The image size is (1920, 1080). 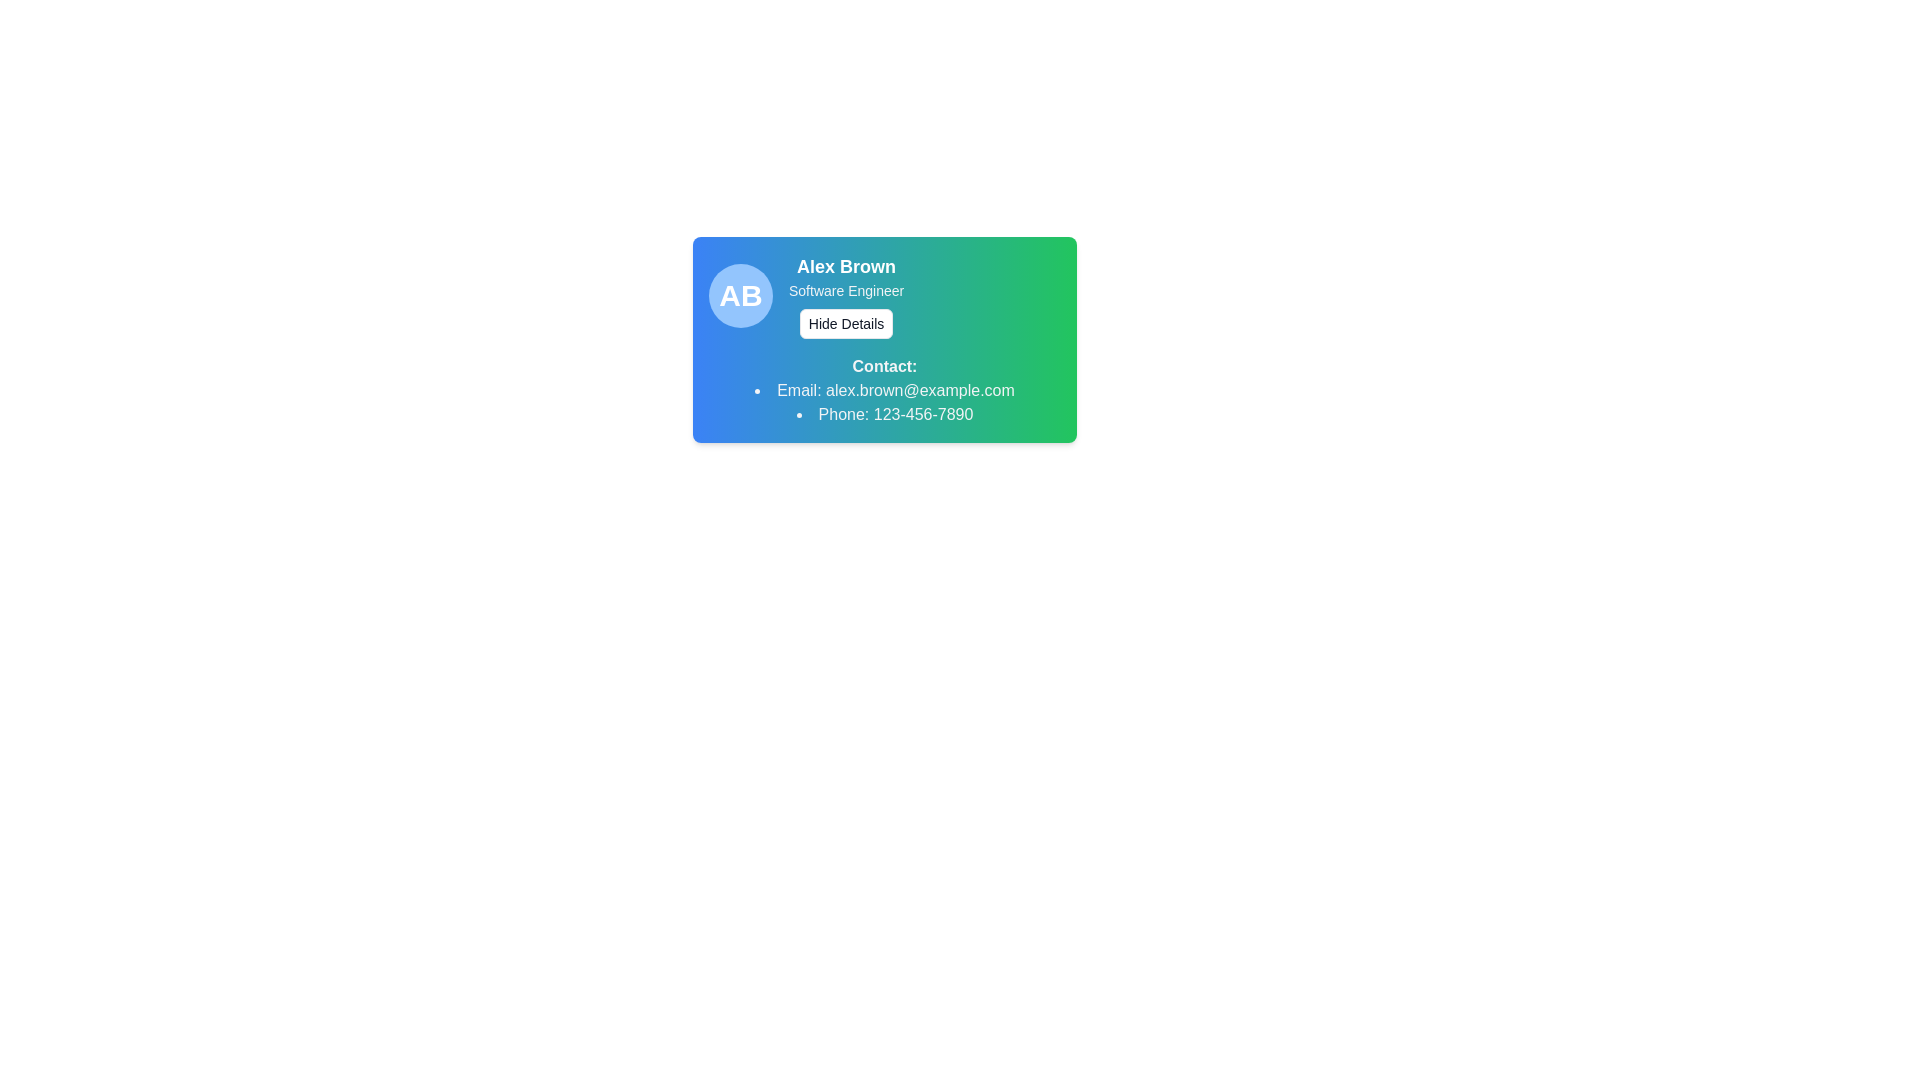 I want to click on details displayed about the user 'Alex Brown' which includes their name, role, and an interactive button to toggle visibility, located to the right of the avatar labeled 'AB', so click(x=846, y=296).